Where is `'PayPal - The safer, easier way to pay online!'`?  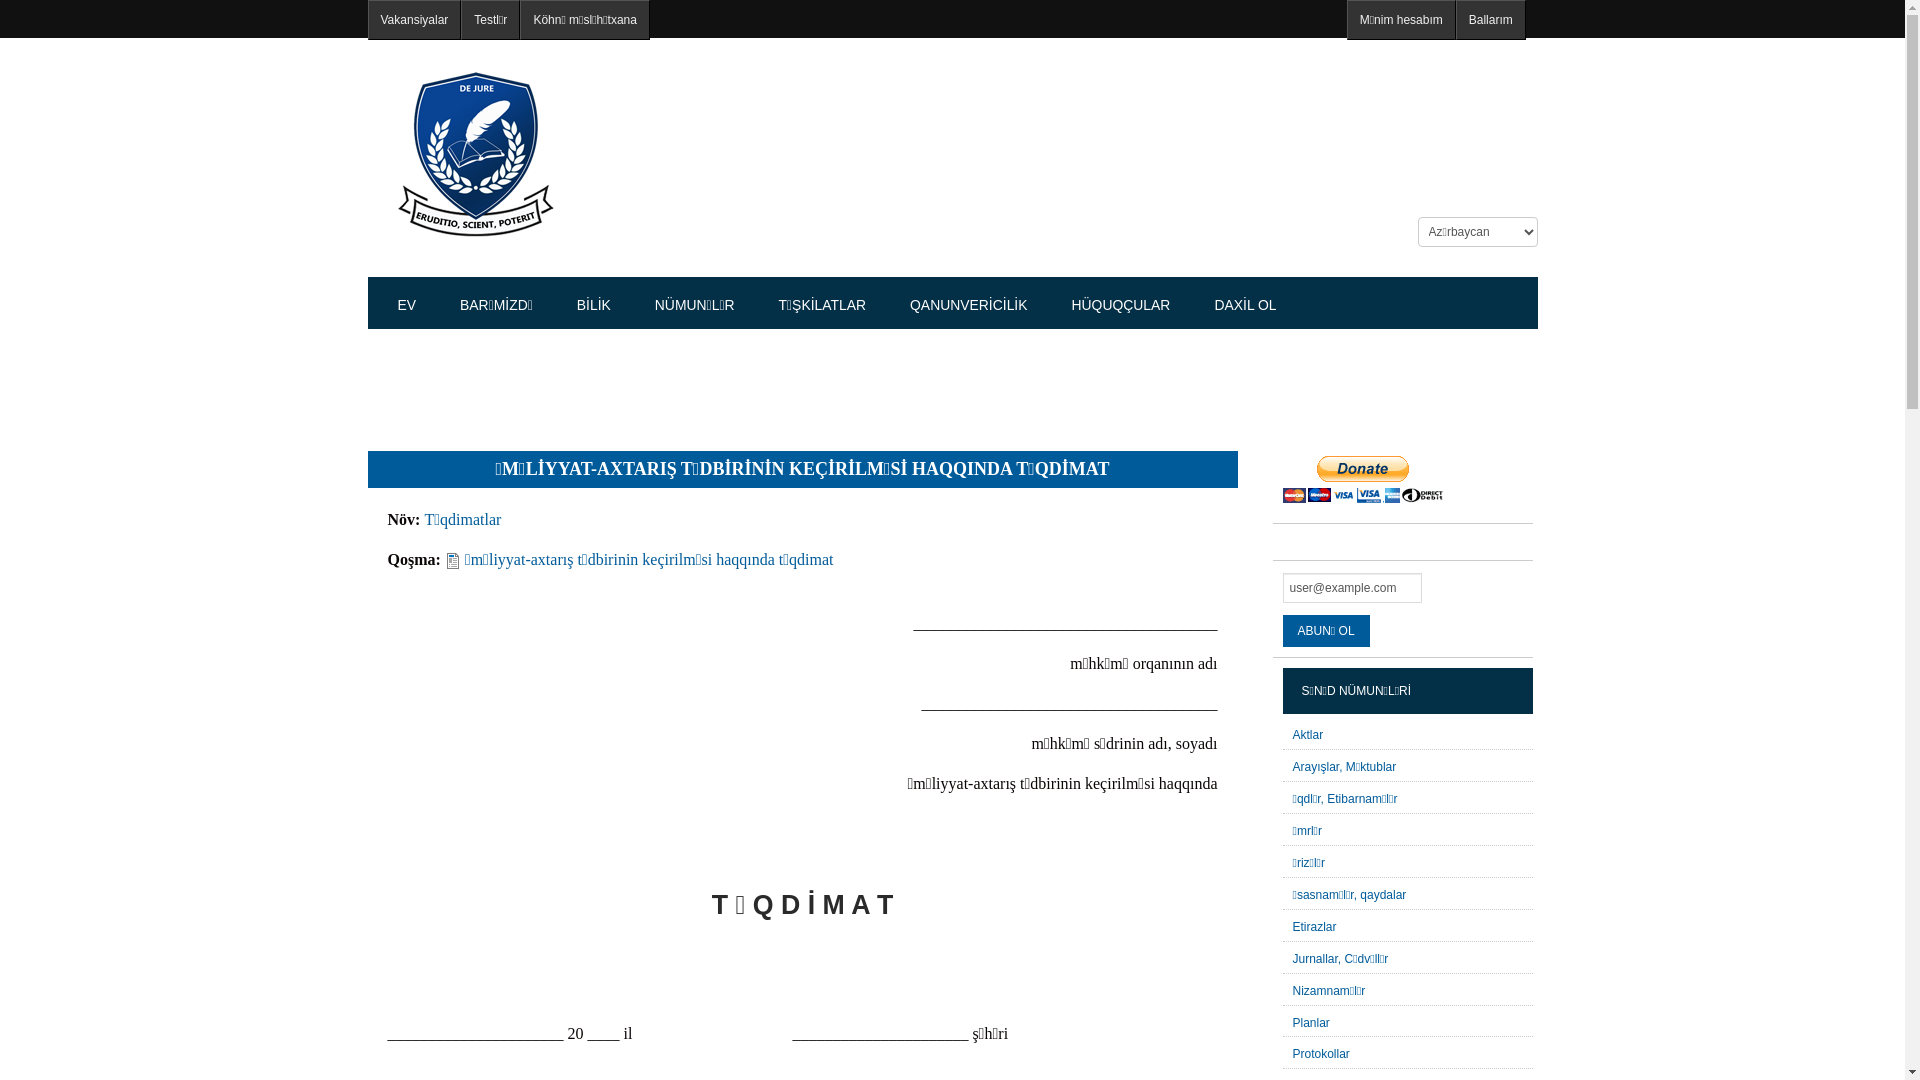
'PayPal - The safer, easier way to pay online!' is located at coordinates (1361, 479).